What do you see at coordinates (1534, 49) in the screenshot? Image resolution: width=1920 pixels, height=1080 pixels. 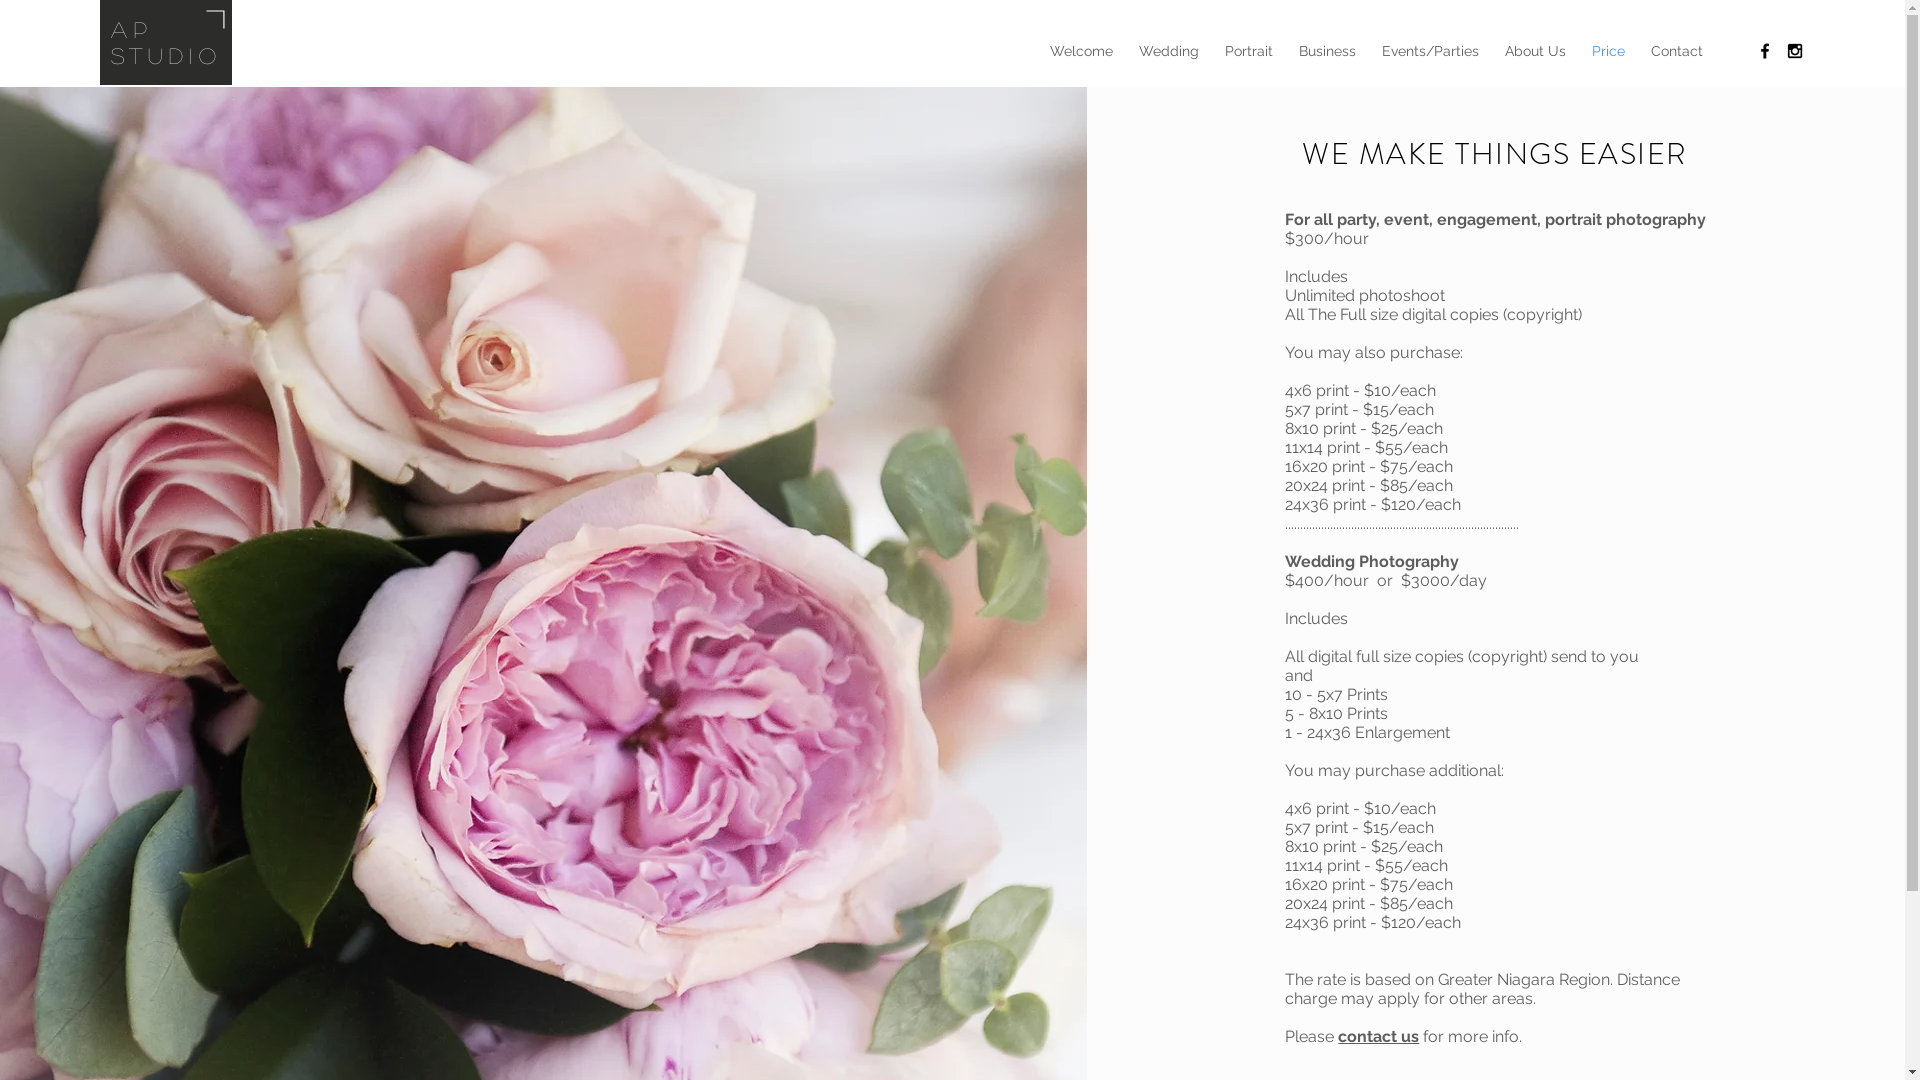 I see `'About Us'` at bounding box center [1534, 49].